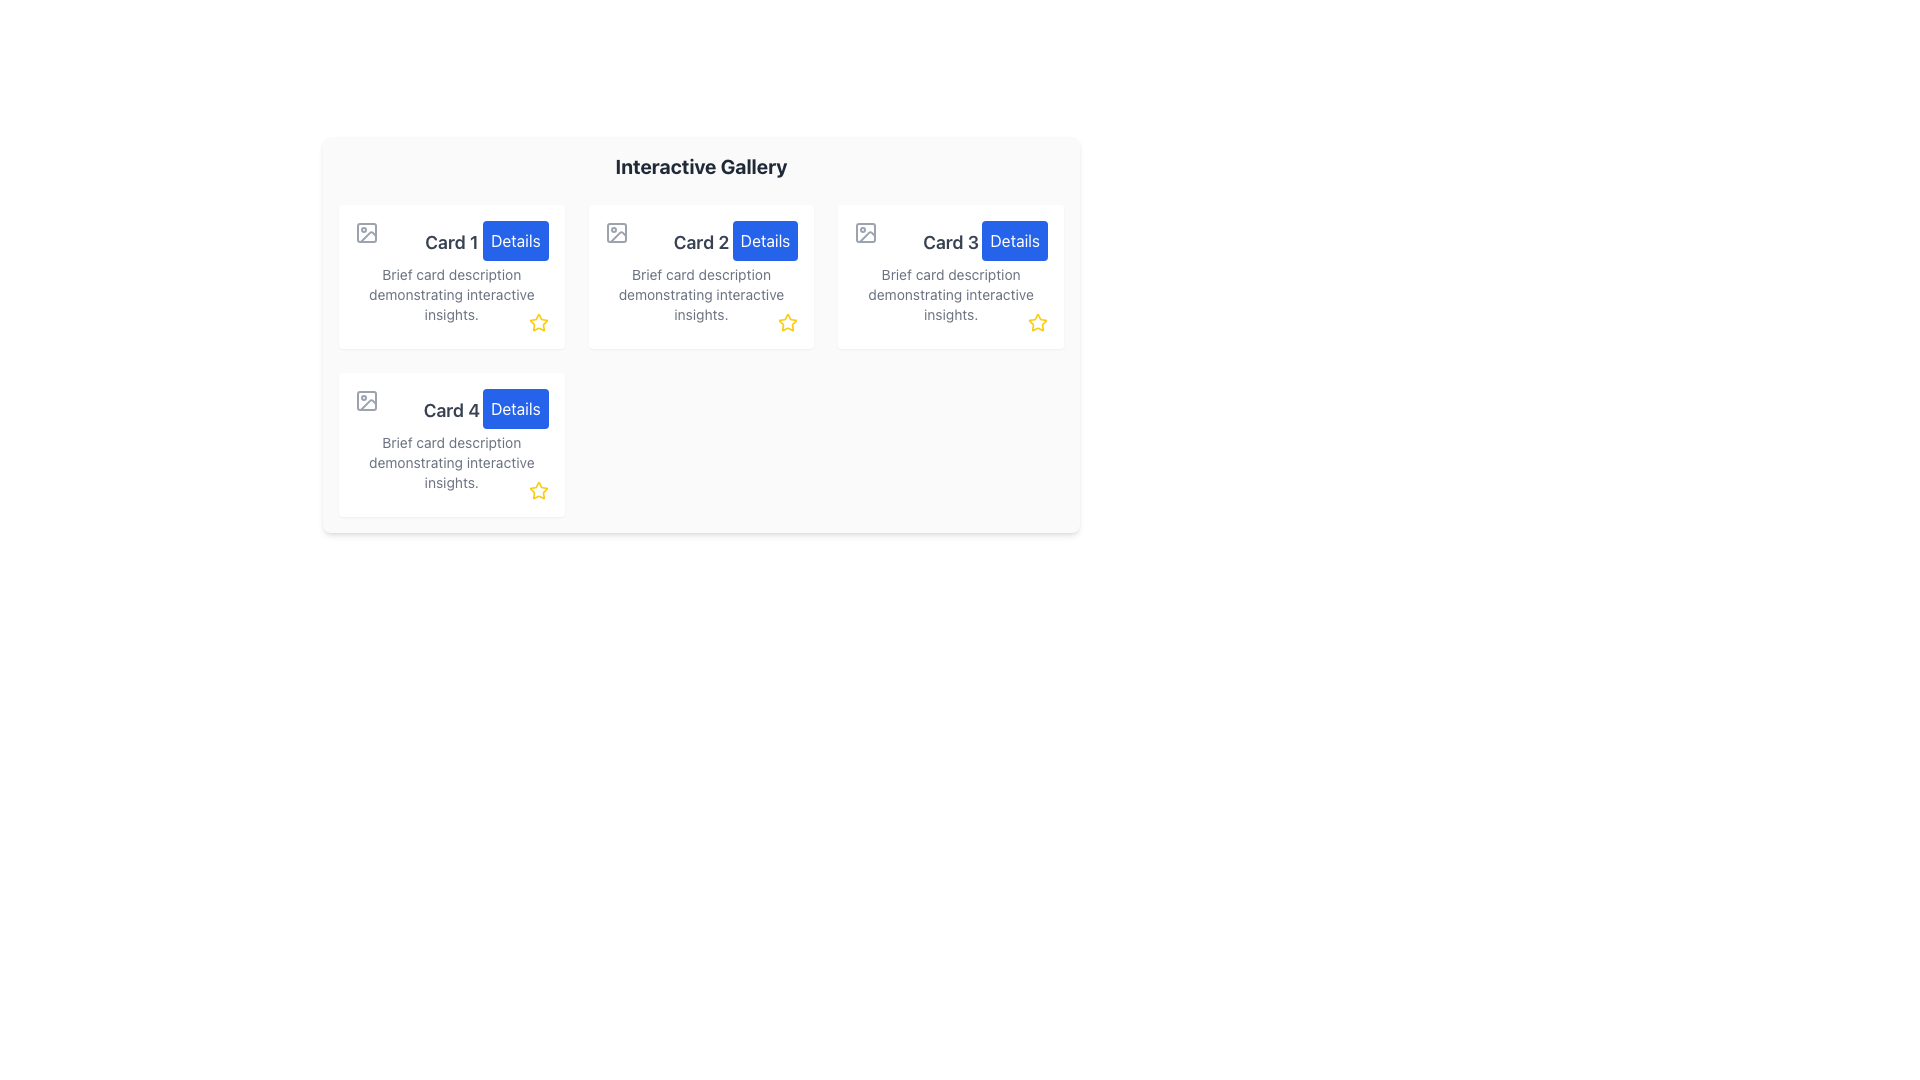 The image size is (1920, 1080). What do you see at coordinates (515, 239) in the screenshot?
I see `the button located in the top-right corner of 'Card 1' which allows users to expand or view additional details related to the card's content` at bounding box center [515, 239].